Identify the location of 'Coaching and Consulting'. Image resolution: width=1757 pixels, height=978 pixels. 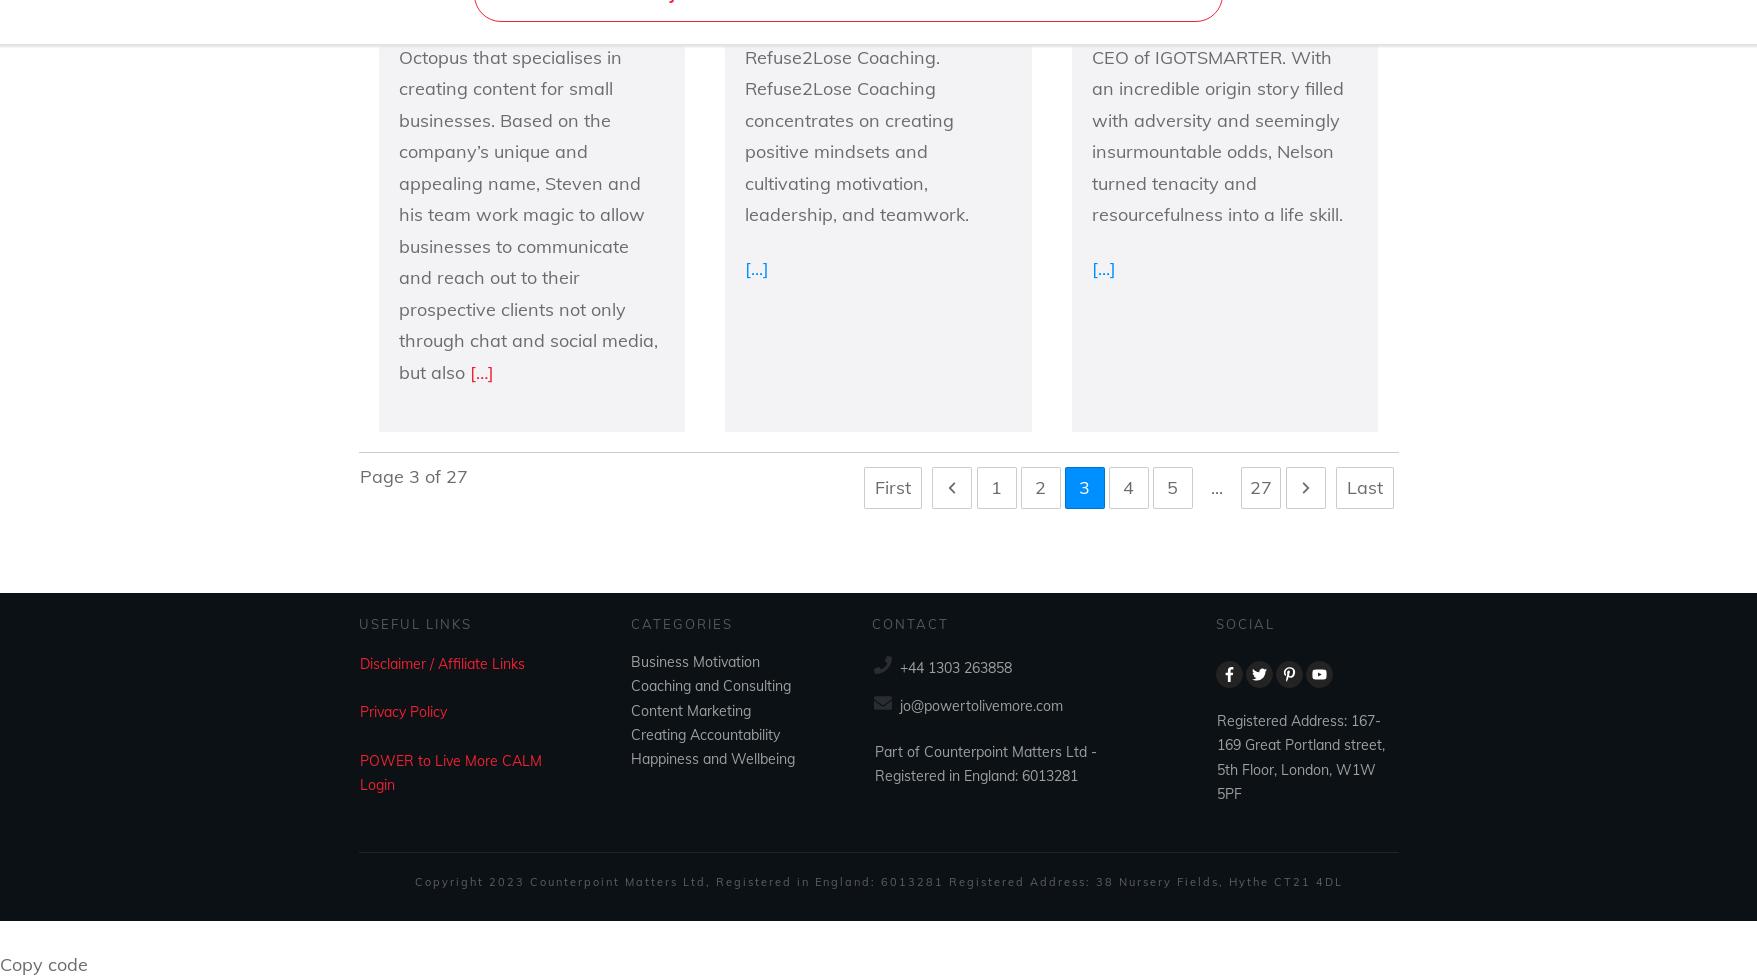
(710, 685).